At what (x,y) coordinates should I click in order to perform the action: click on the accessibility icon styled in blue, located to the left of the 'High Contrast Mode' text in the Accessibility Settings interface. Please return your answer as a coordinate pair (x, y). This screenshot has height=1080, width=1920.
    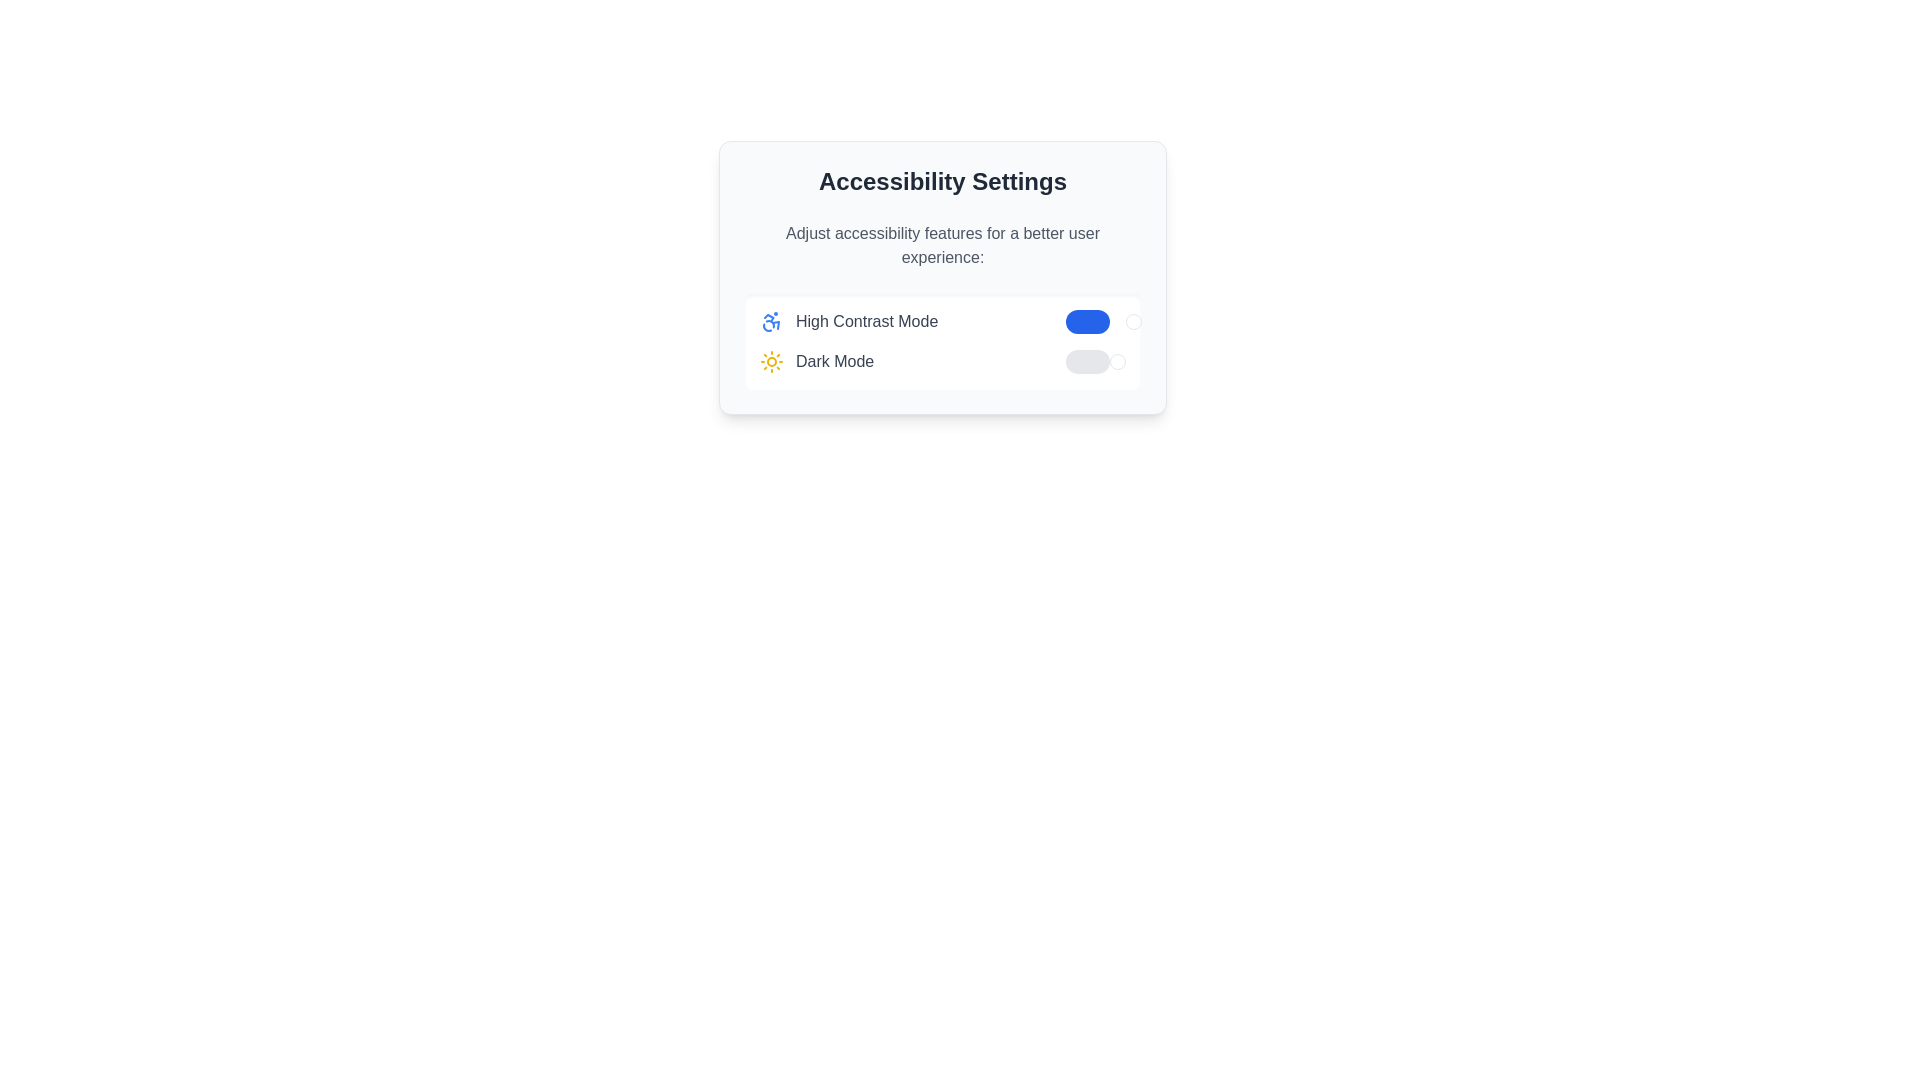
    Looking at the image, I should click on (771, 320).